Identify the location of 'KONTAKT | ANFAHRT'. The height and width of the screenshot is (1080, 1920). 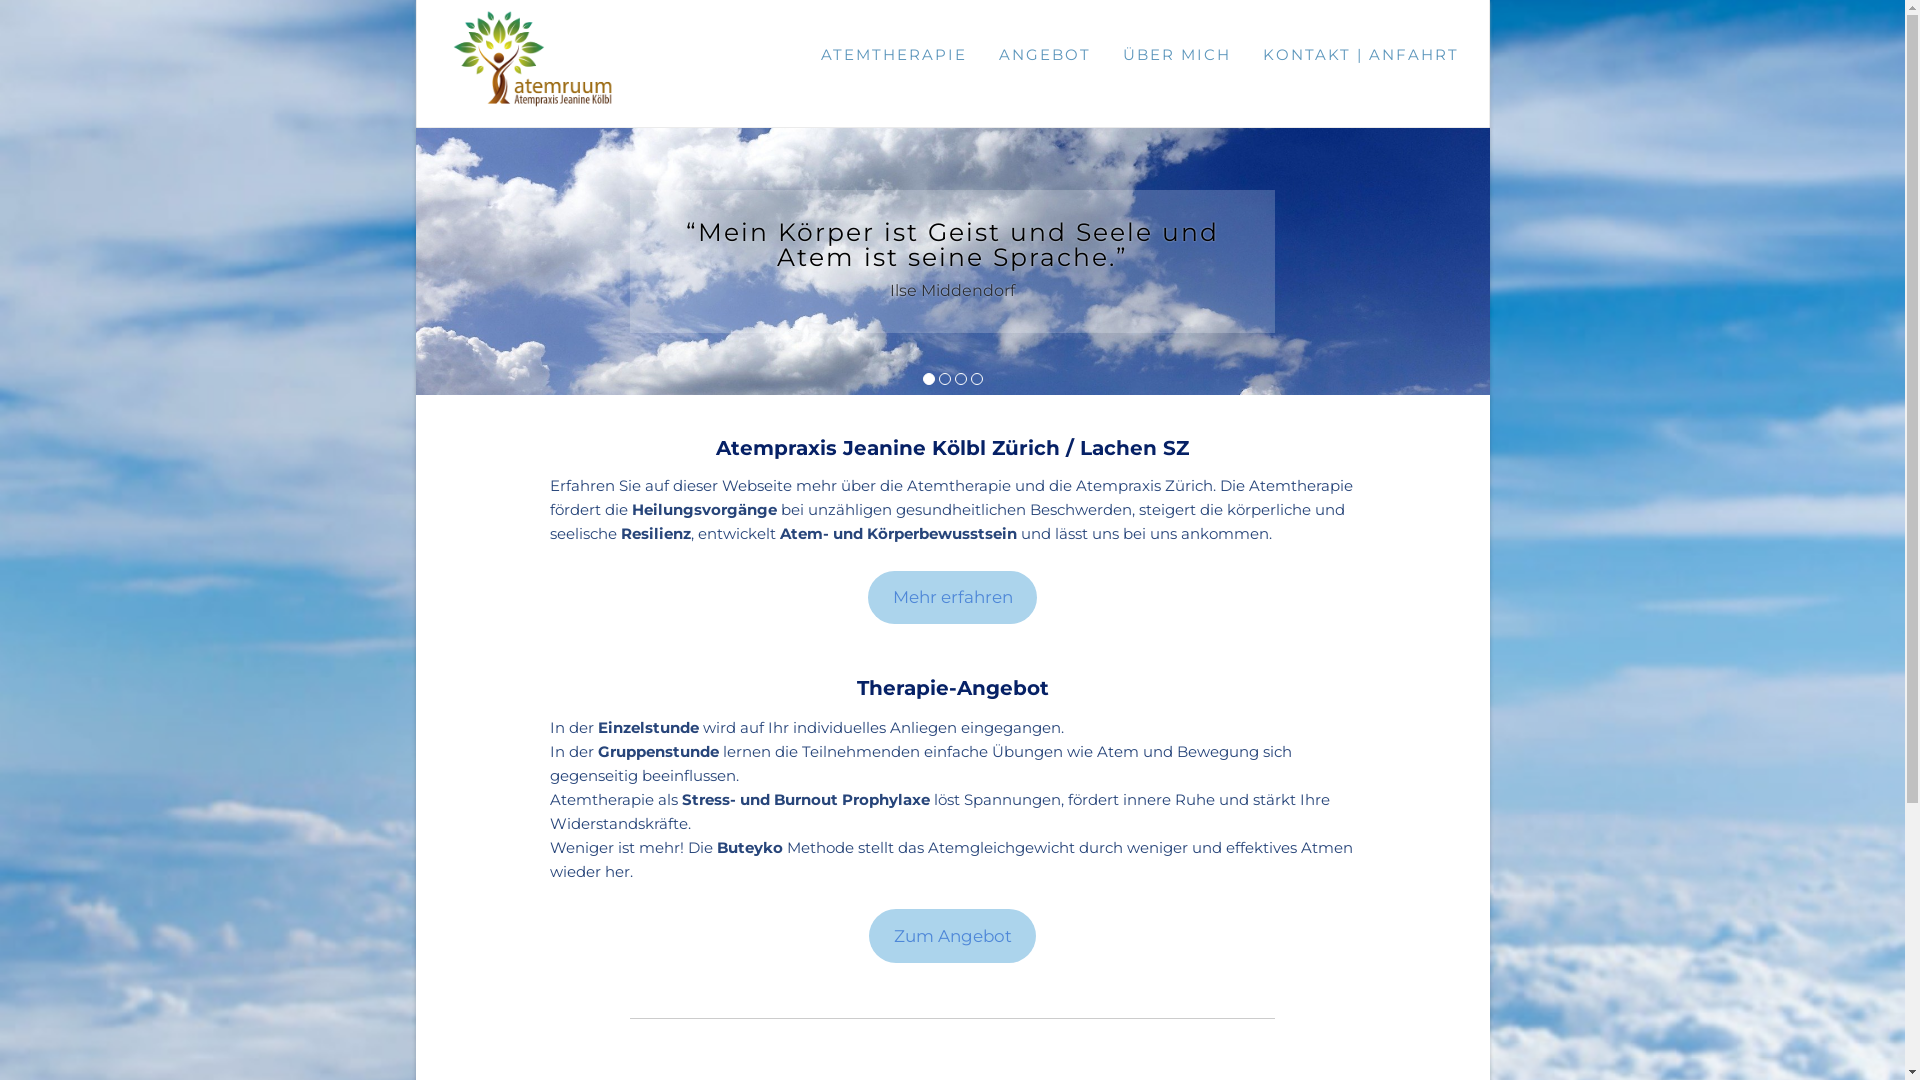
(1359, 55).